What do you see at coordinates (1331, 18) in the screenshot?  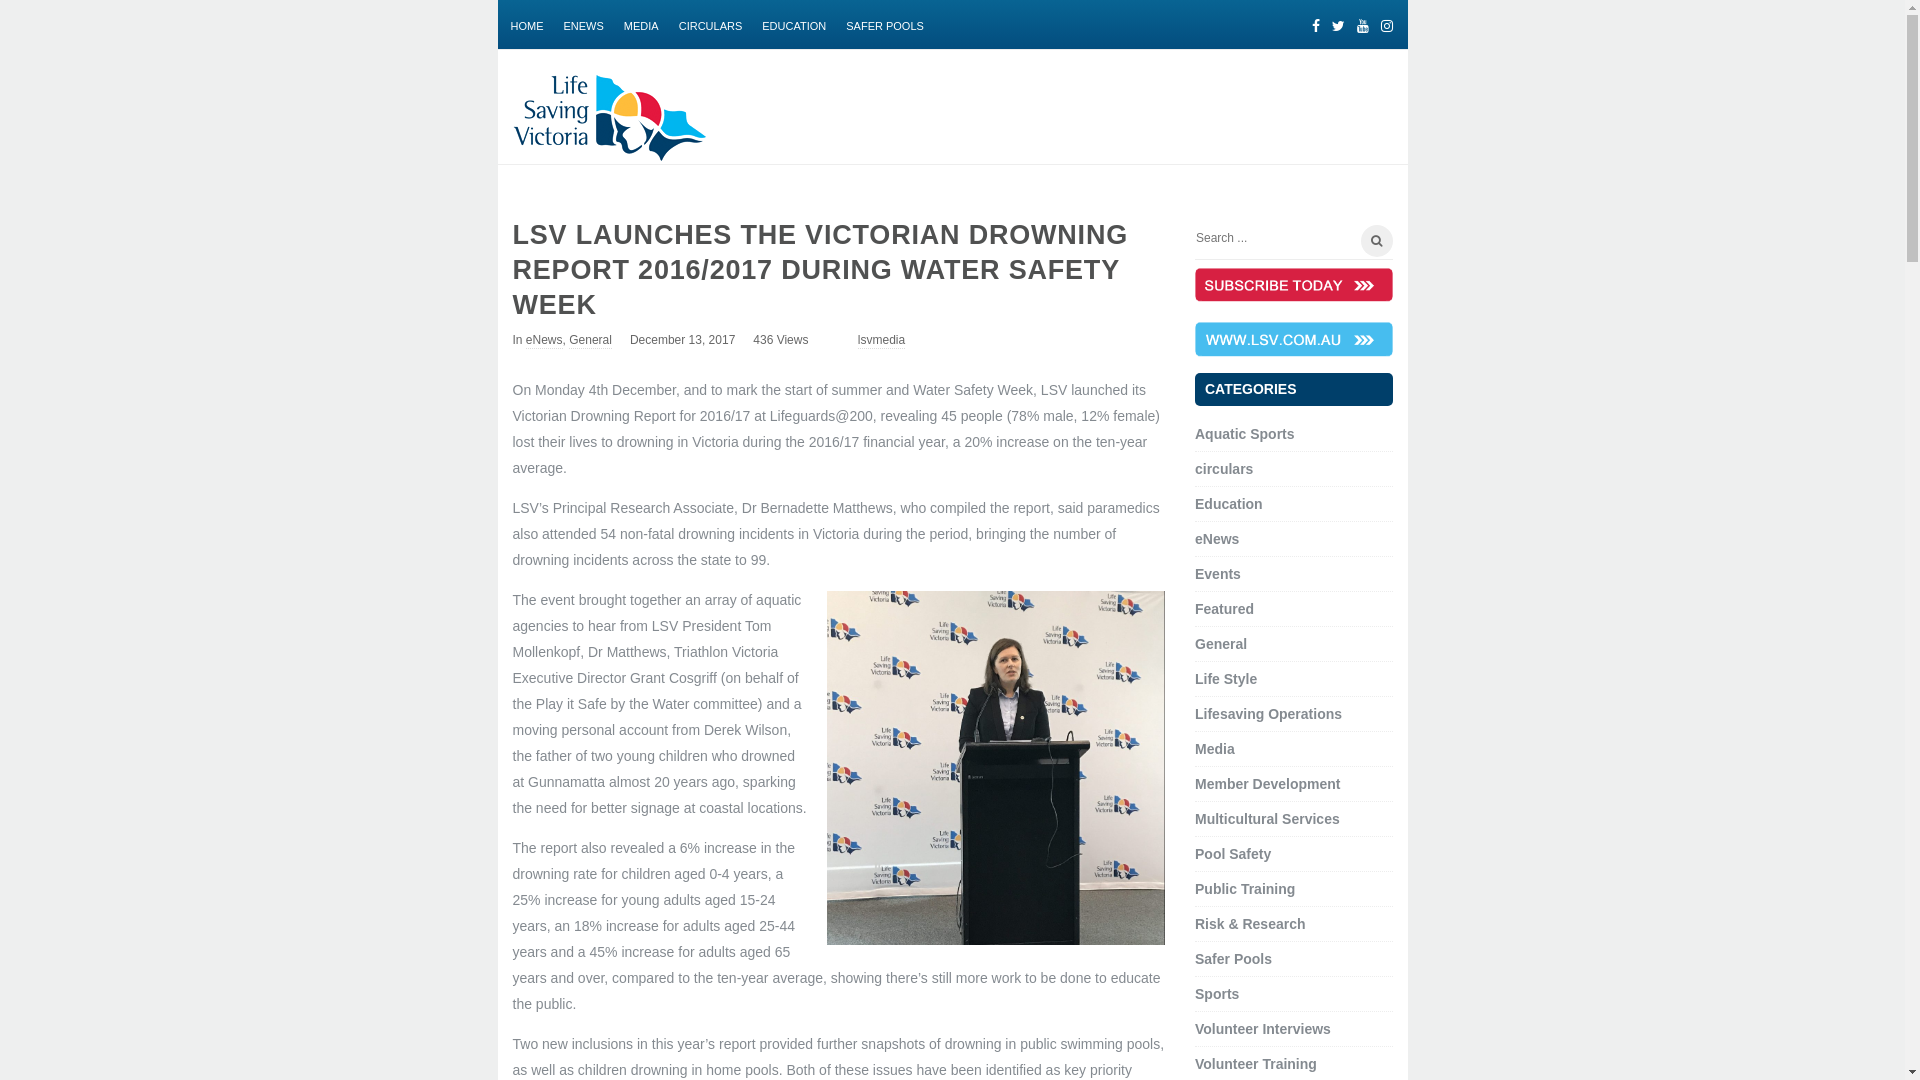 I see `'Twitter'` at bounding box center [1331, 18].